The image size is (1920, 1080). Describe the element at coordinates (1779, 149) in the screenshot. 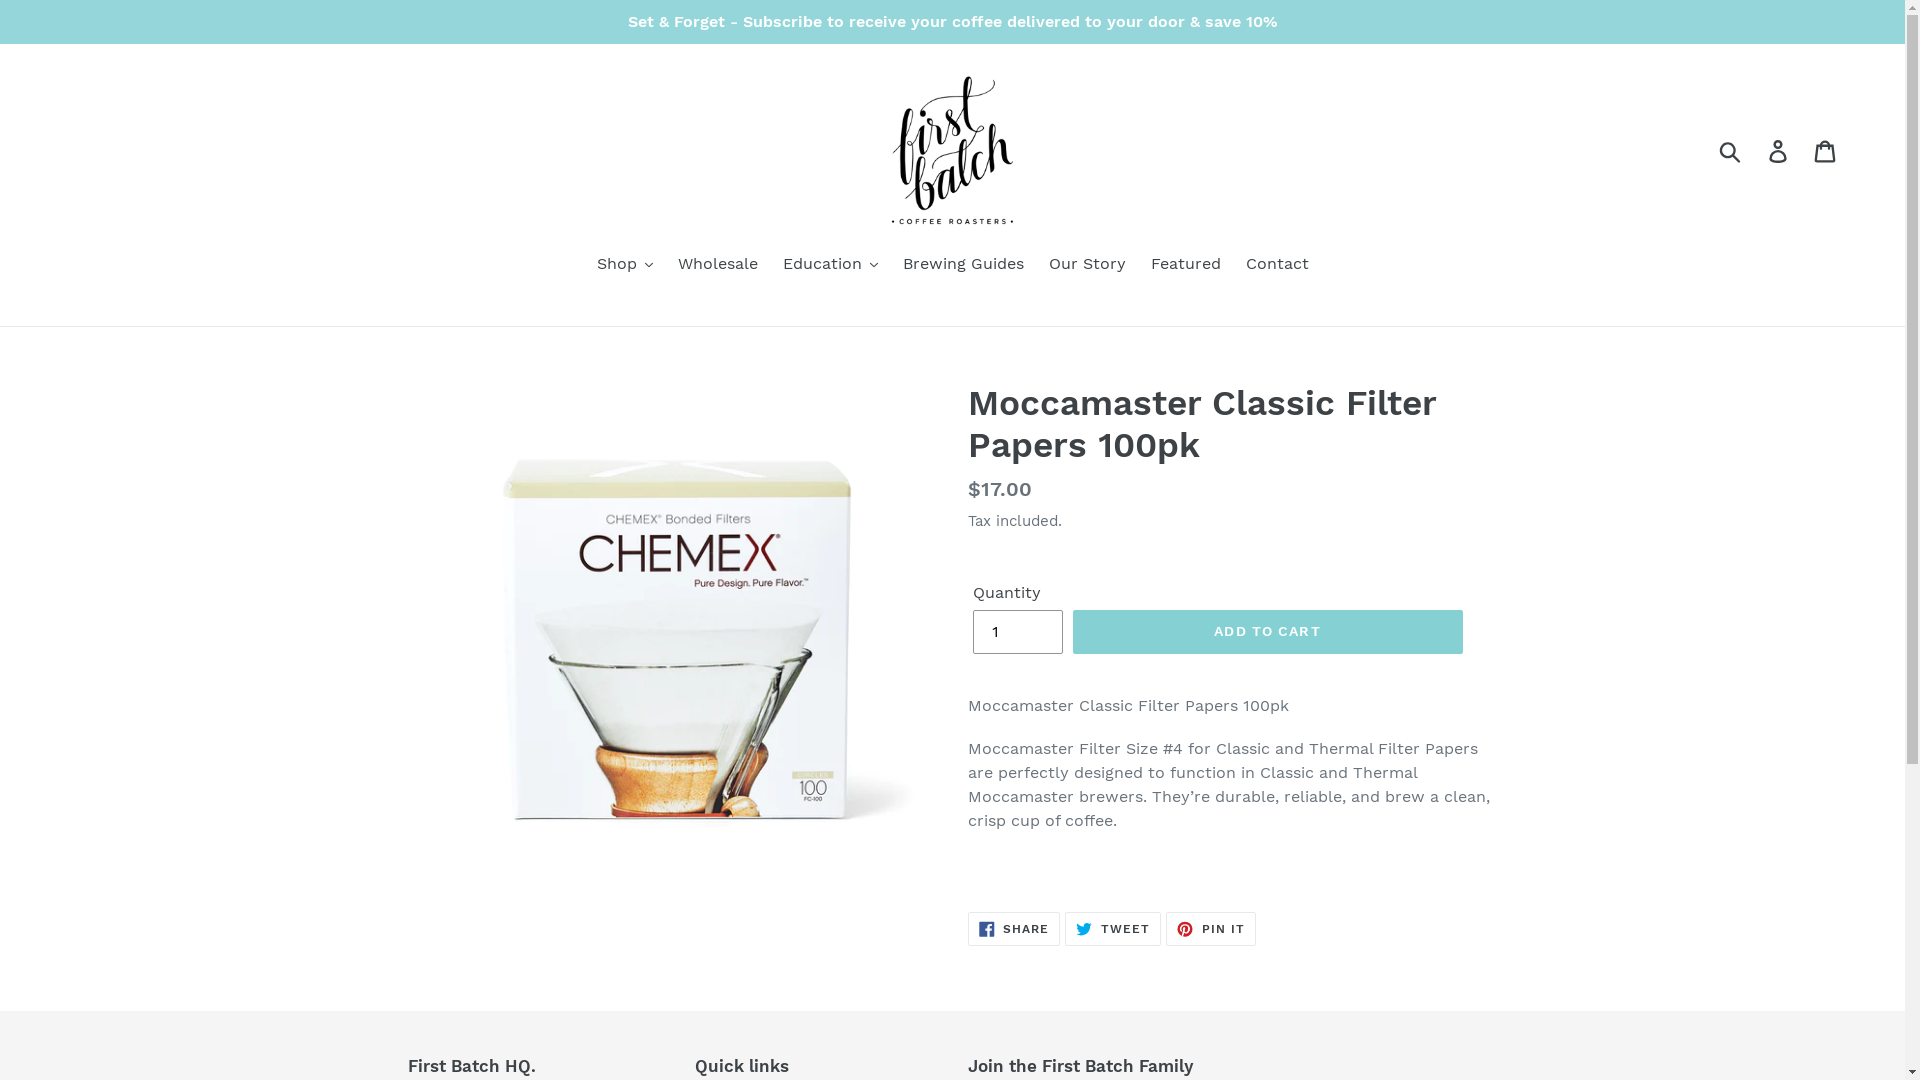

I see `'Log in'` at that location.